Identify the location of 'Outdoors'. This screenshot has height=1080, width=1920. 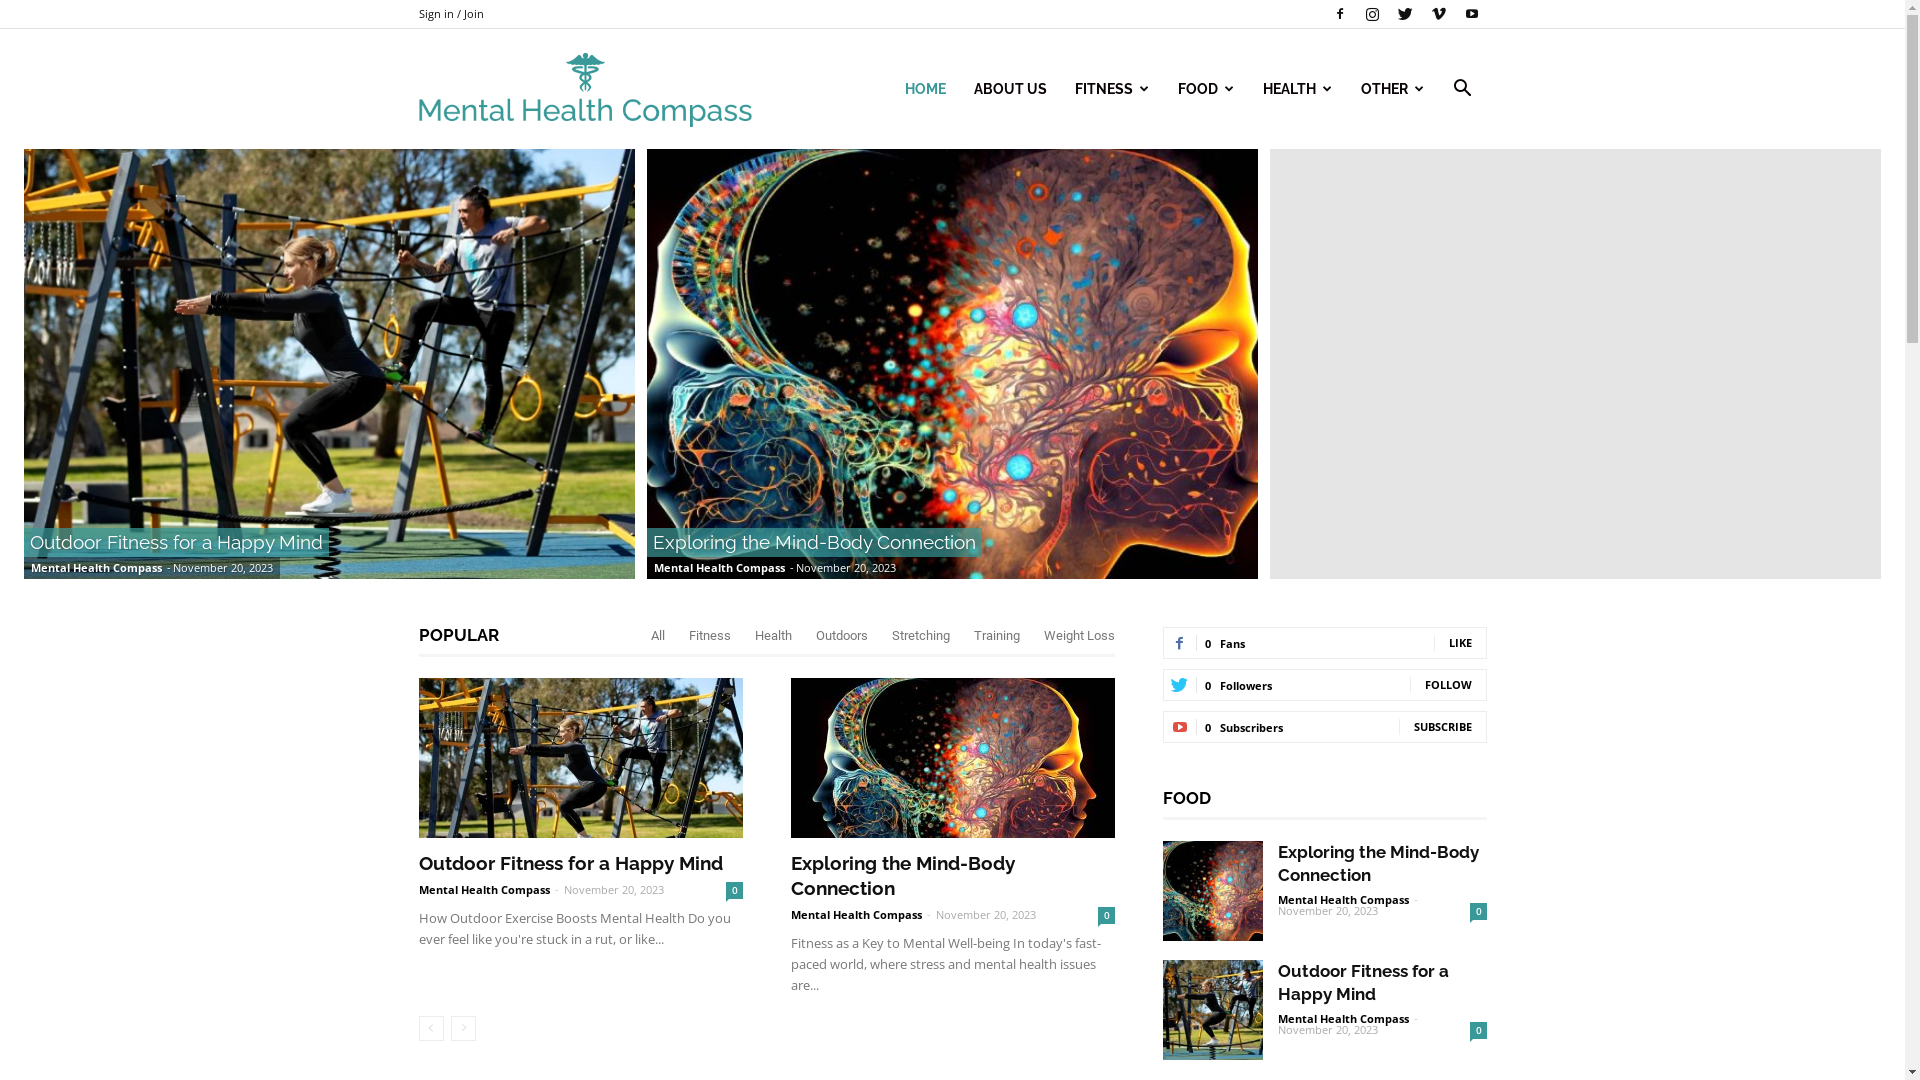
(841, 635).